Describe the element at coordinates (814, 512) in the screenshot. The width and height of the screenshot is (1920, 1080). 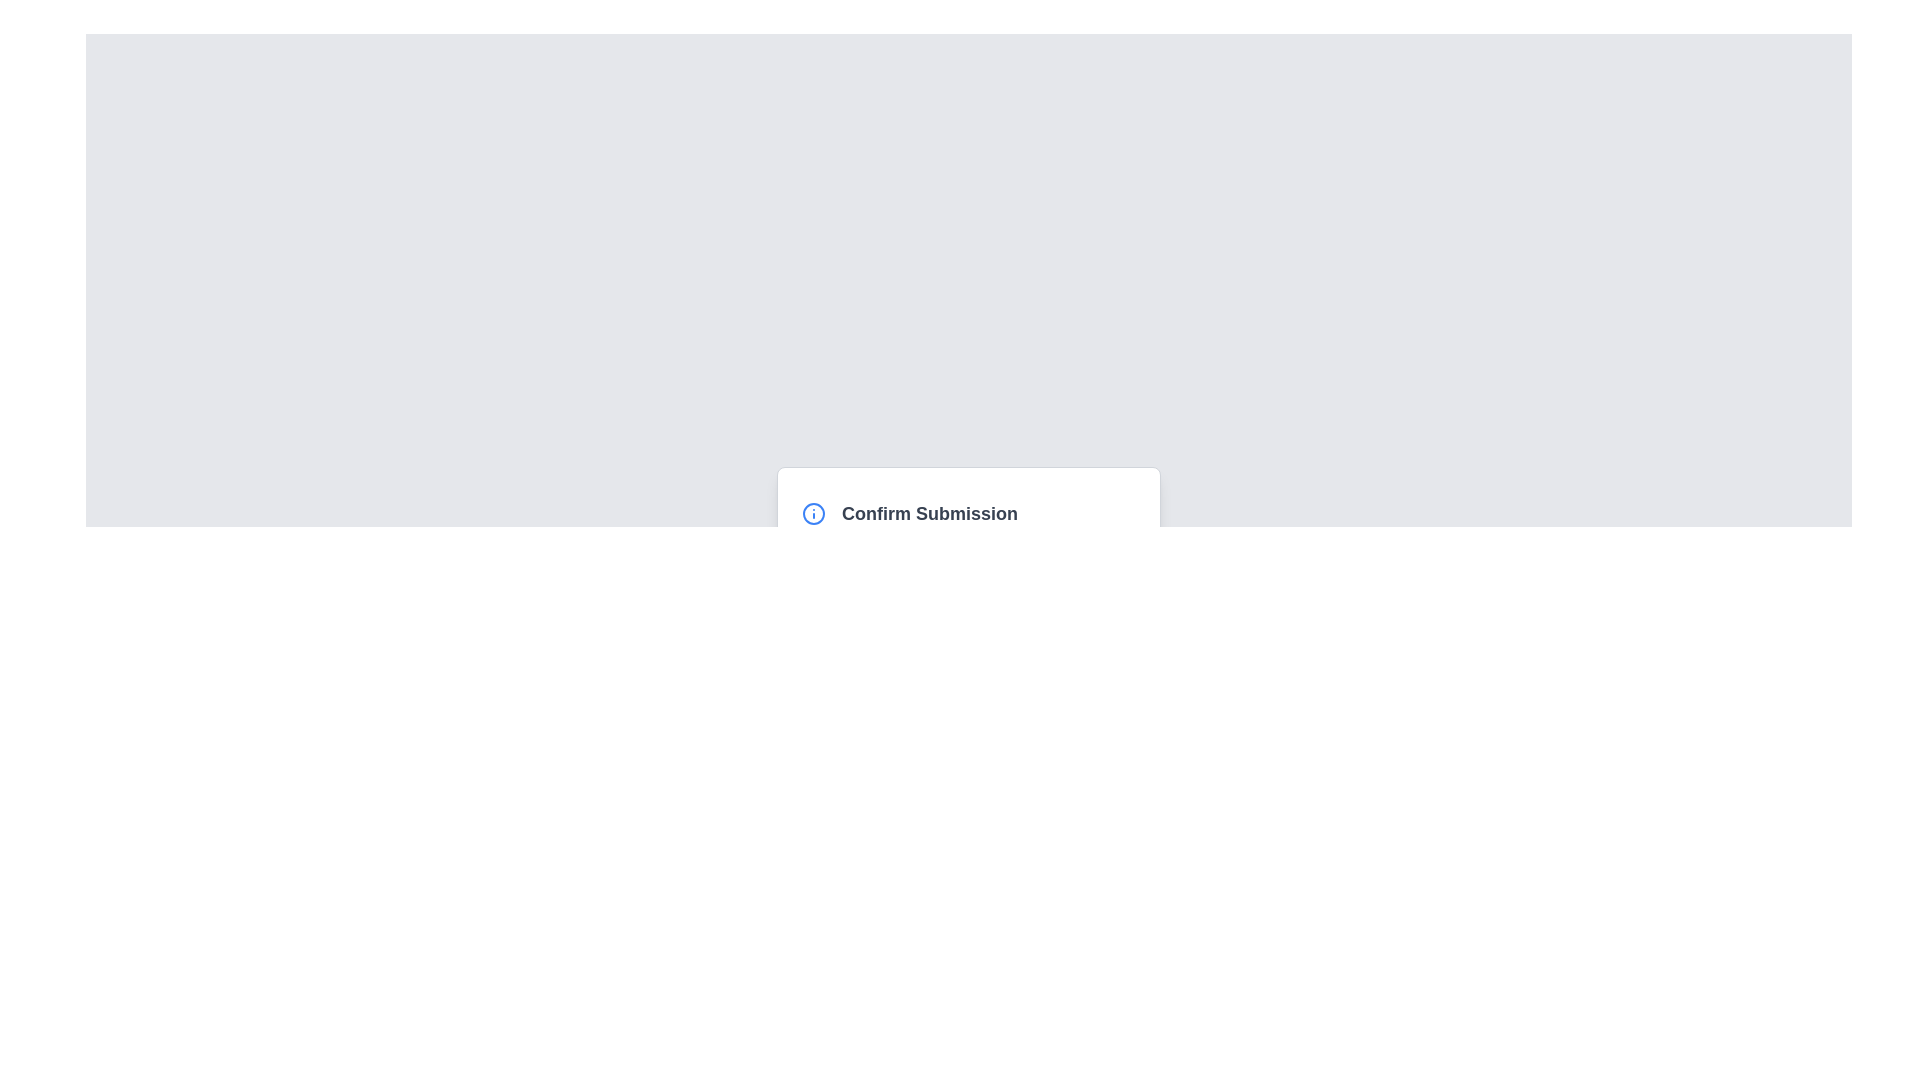
I see `the circular SVG graphic element with a blue outline located in the confirmation dialog box labeled 'Confirm Submission'` at that location.